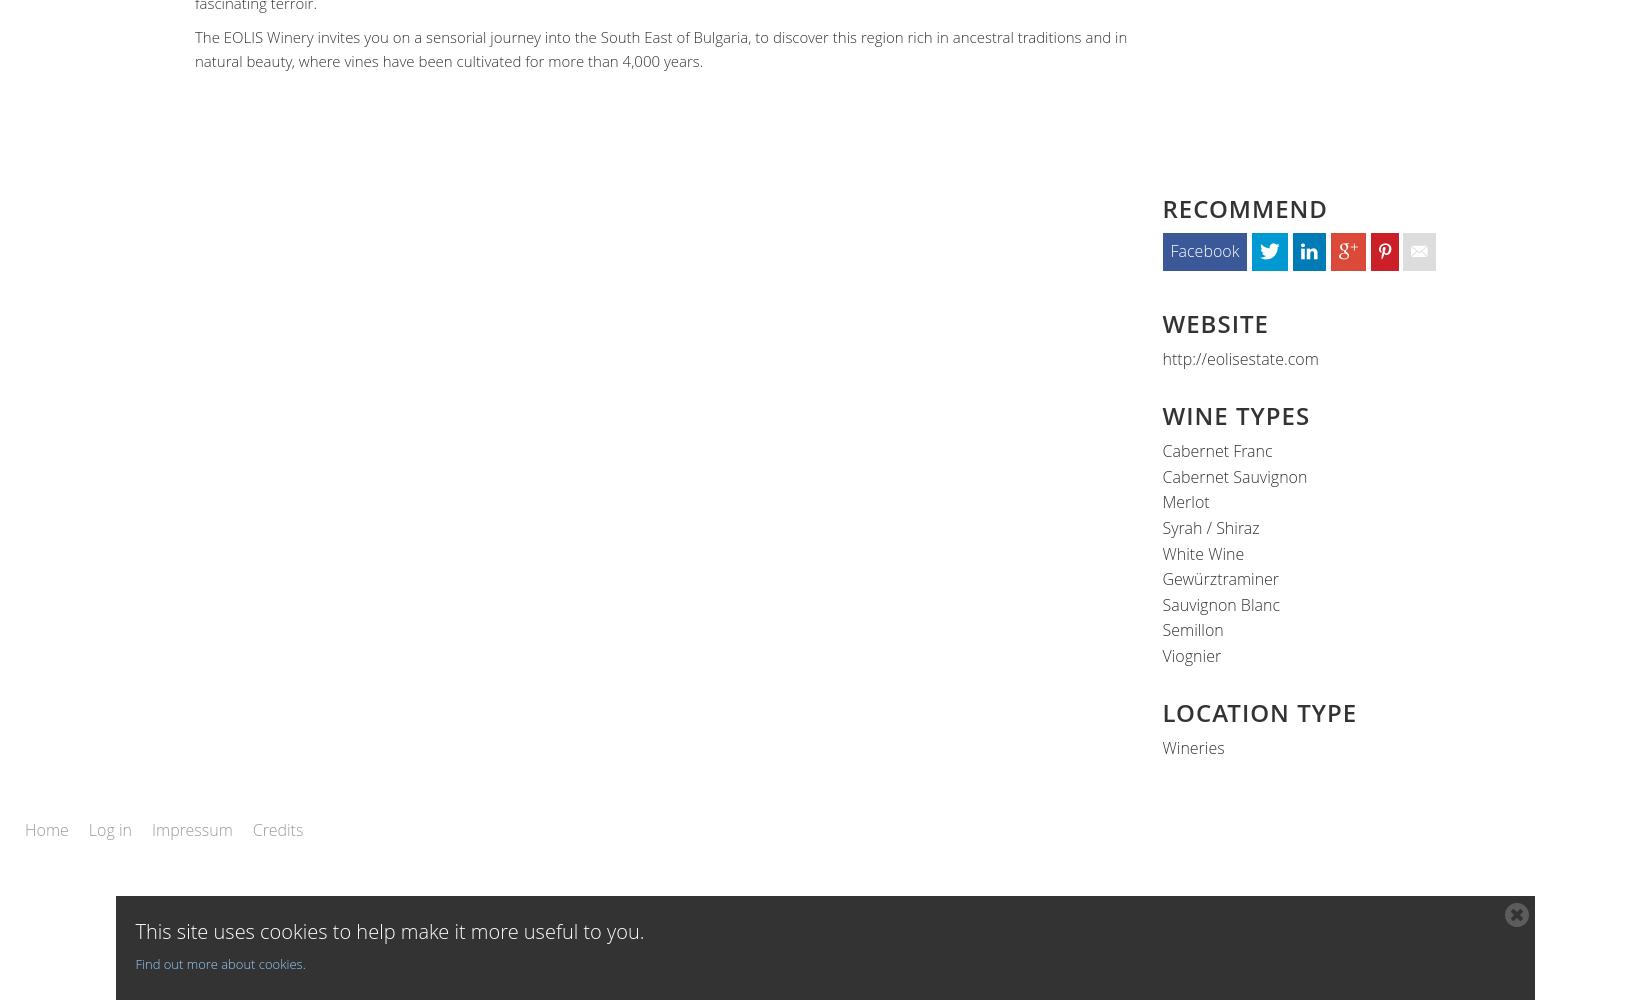 The height and width of the screenshot is (1000, 1650). What do you see at coordinates (134, 963) in the screenshot?
I see `'Find out more about cookies.'` at bounding box center [134, 963].